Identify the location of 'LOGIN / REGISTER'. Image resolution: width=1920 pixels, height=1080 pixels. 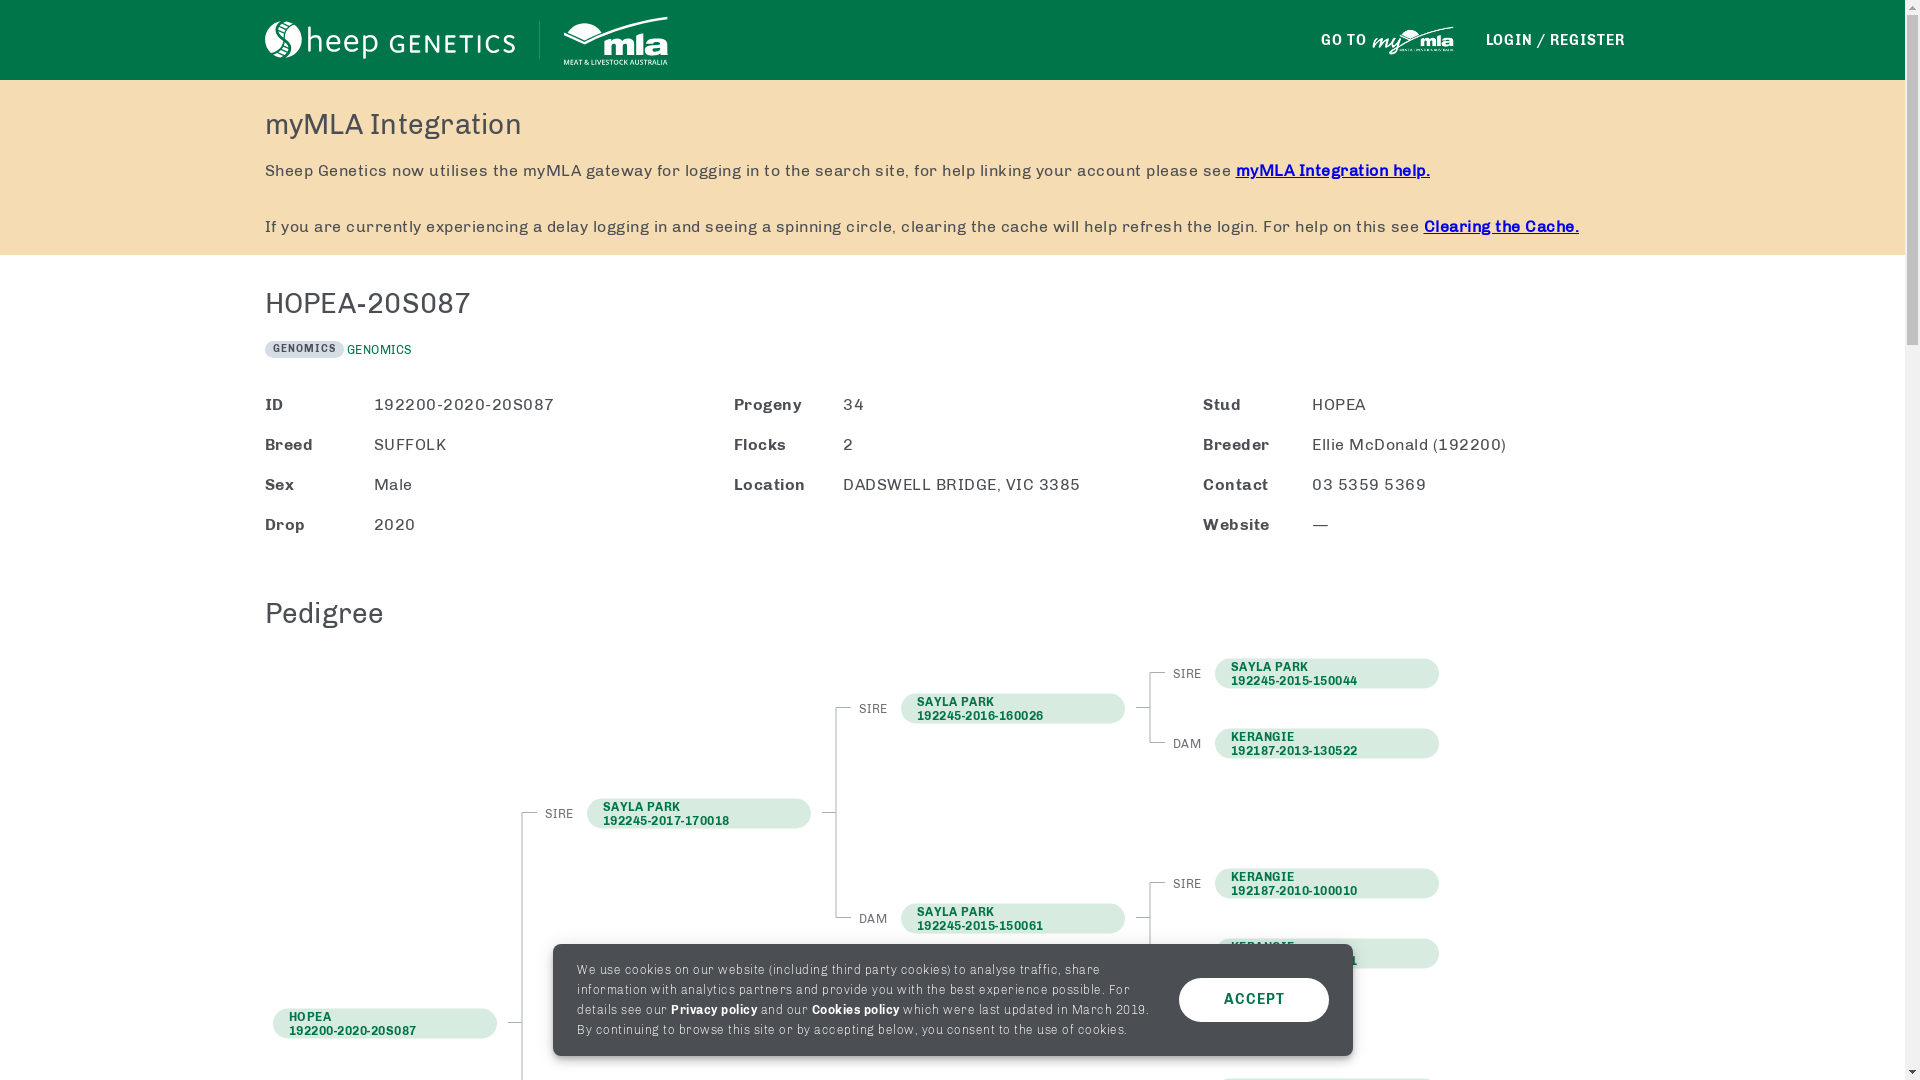
(1554, 40).